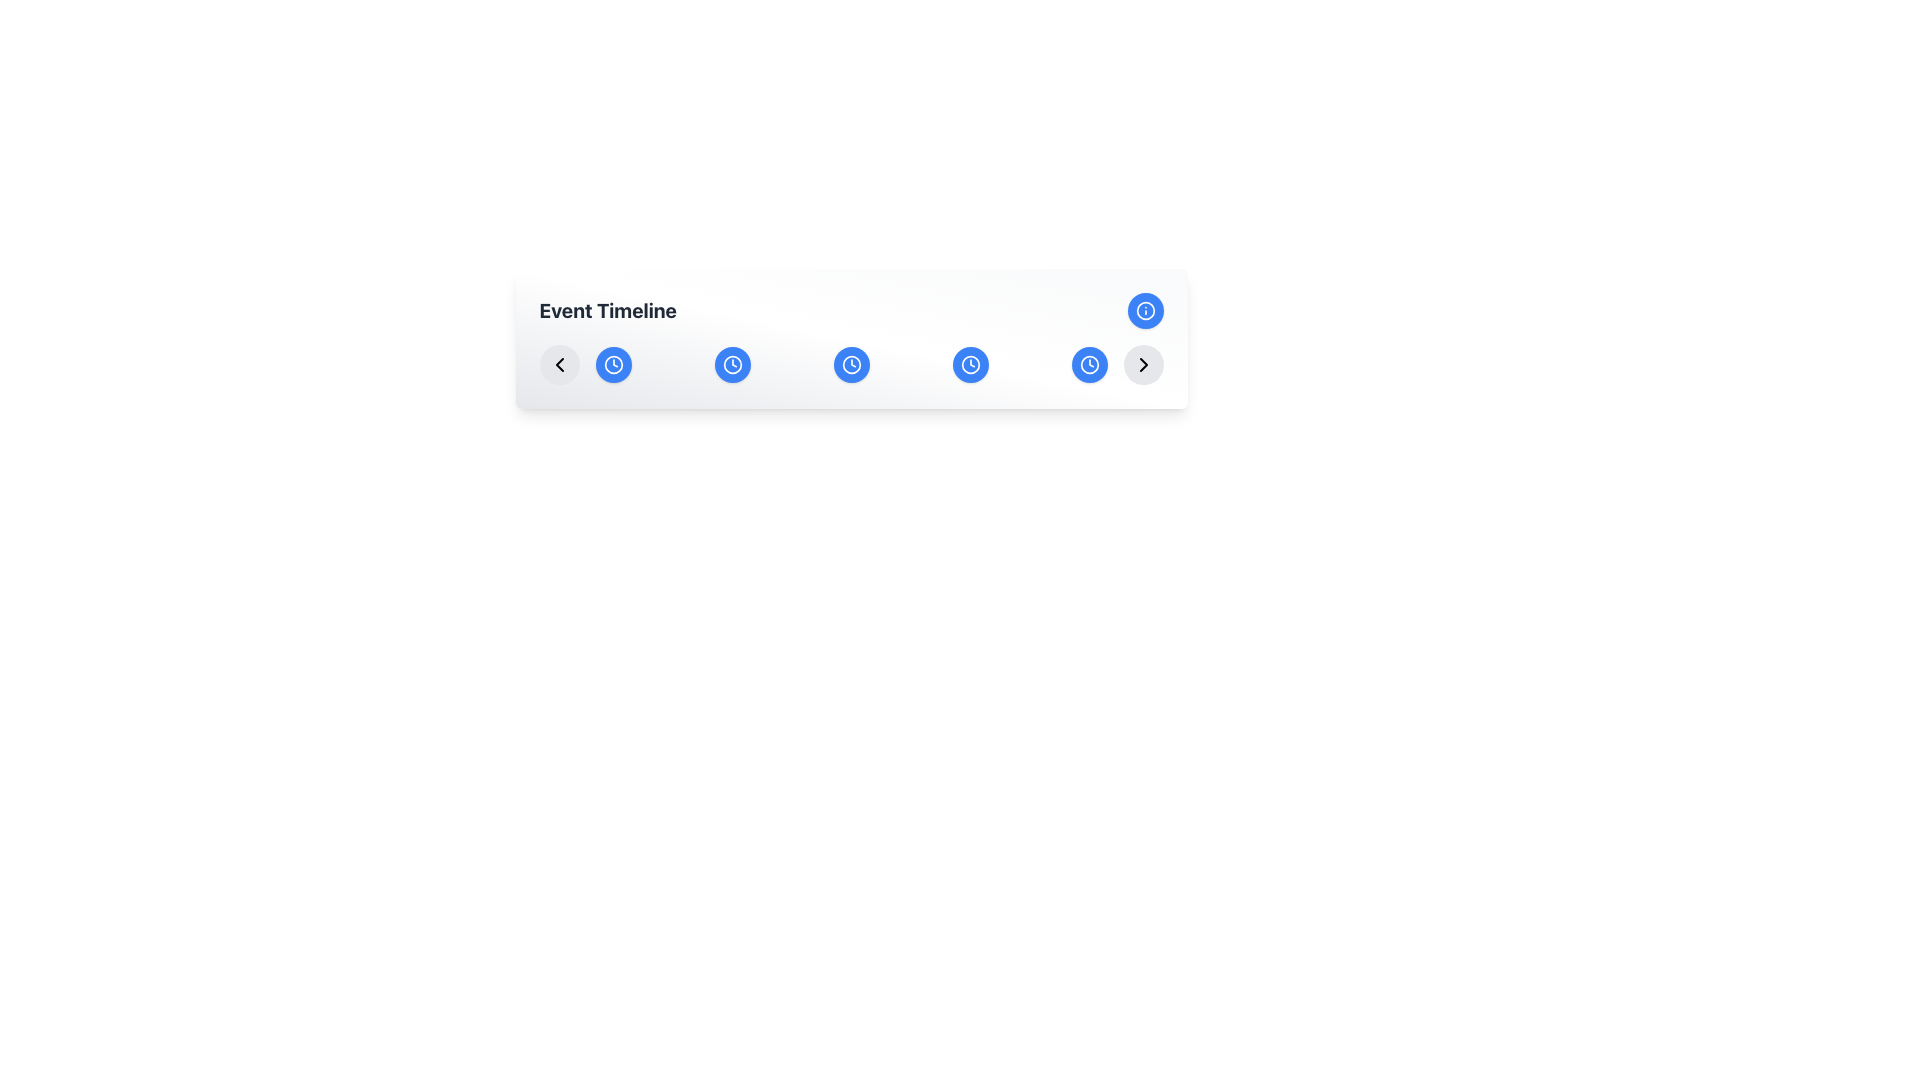 This screenshot has height=1080, width=1920. What do you see at coordinates (1143, 365) in the screenshot?
I see `the rightmost button in the navigation row` at bounding box center [1143, 365].